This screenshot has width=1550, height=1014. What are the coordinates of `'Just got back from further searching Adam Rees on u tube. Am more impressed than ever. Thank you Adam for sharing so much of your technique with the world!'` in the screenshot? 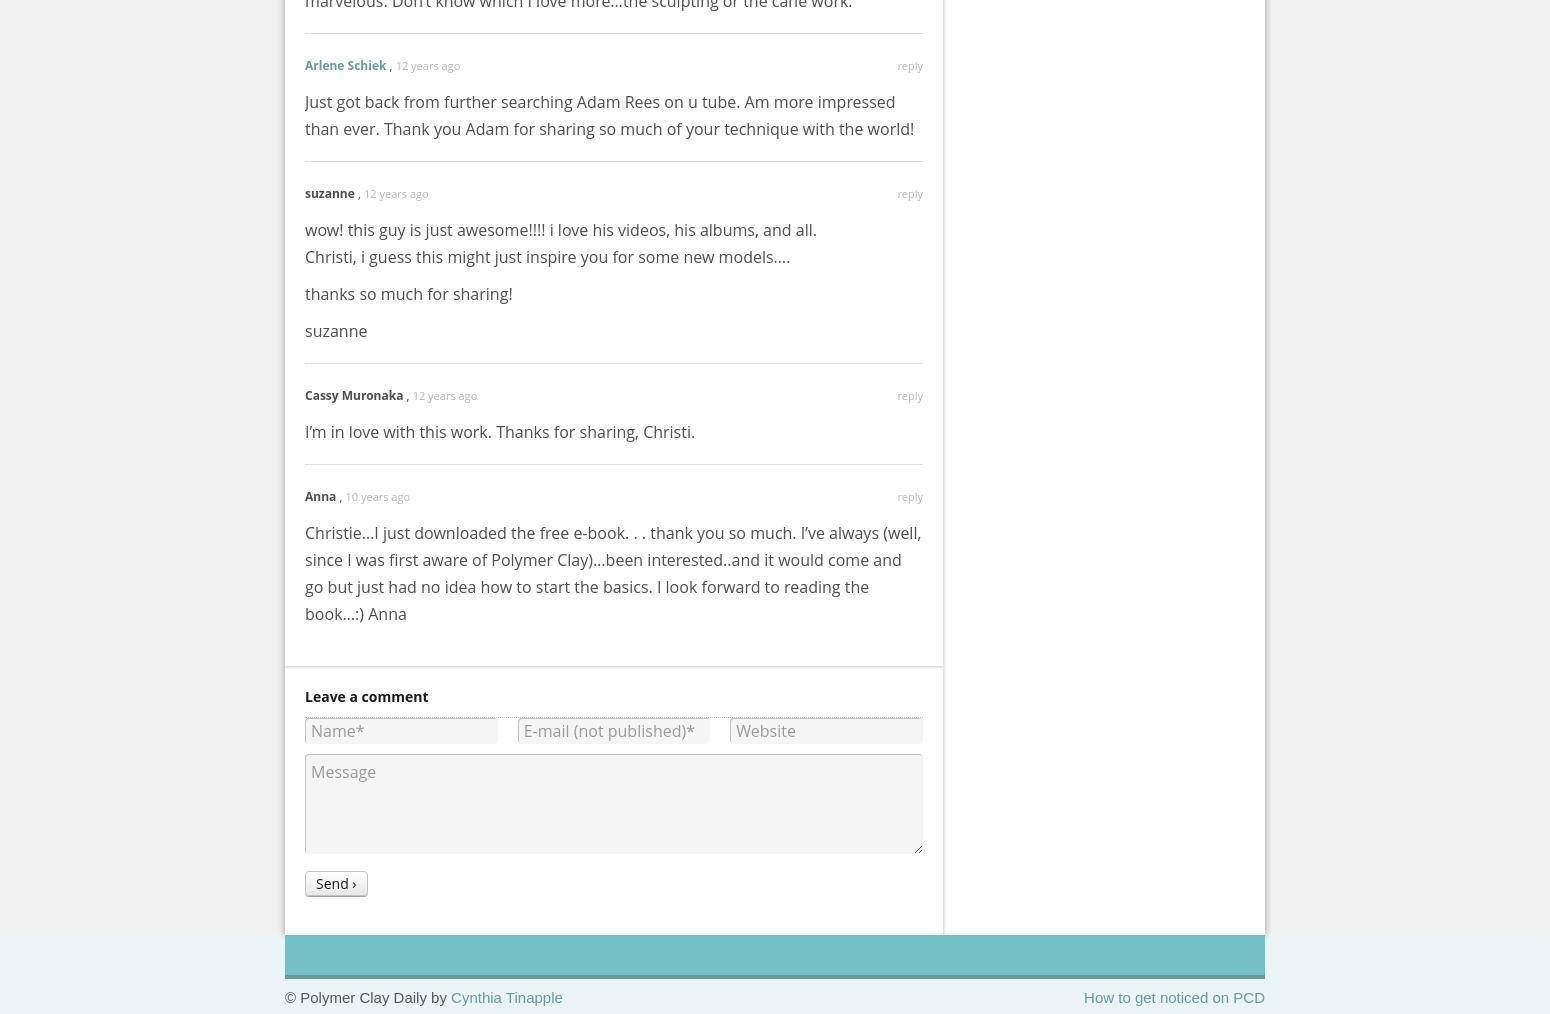 It's located at (609, 115).